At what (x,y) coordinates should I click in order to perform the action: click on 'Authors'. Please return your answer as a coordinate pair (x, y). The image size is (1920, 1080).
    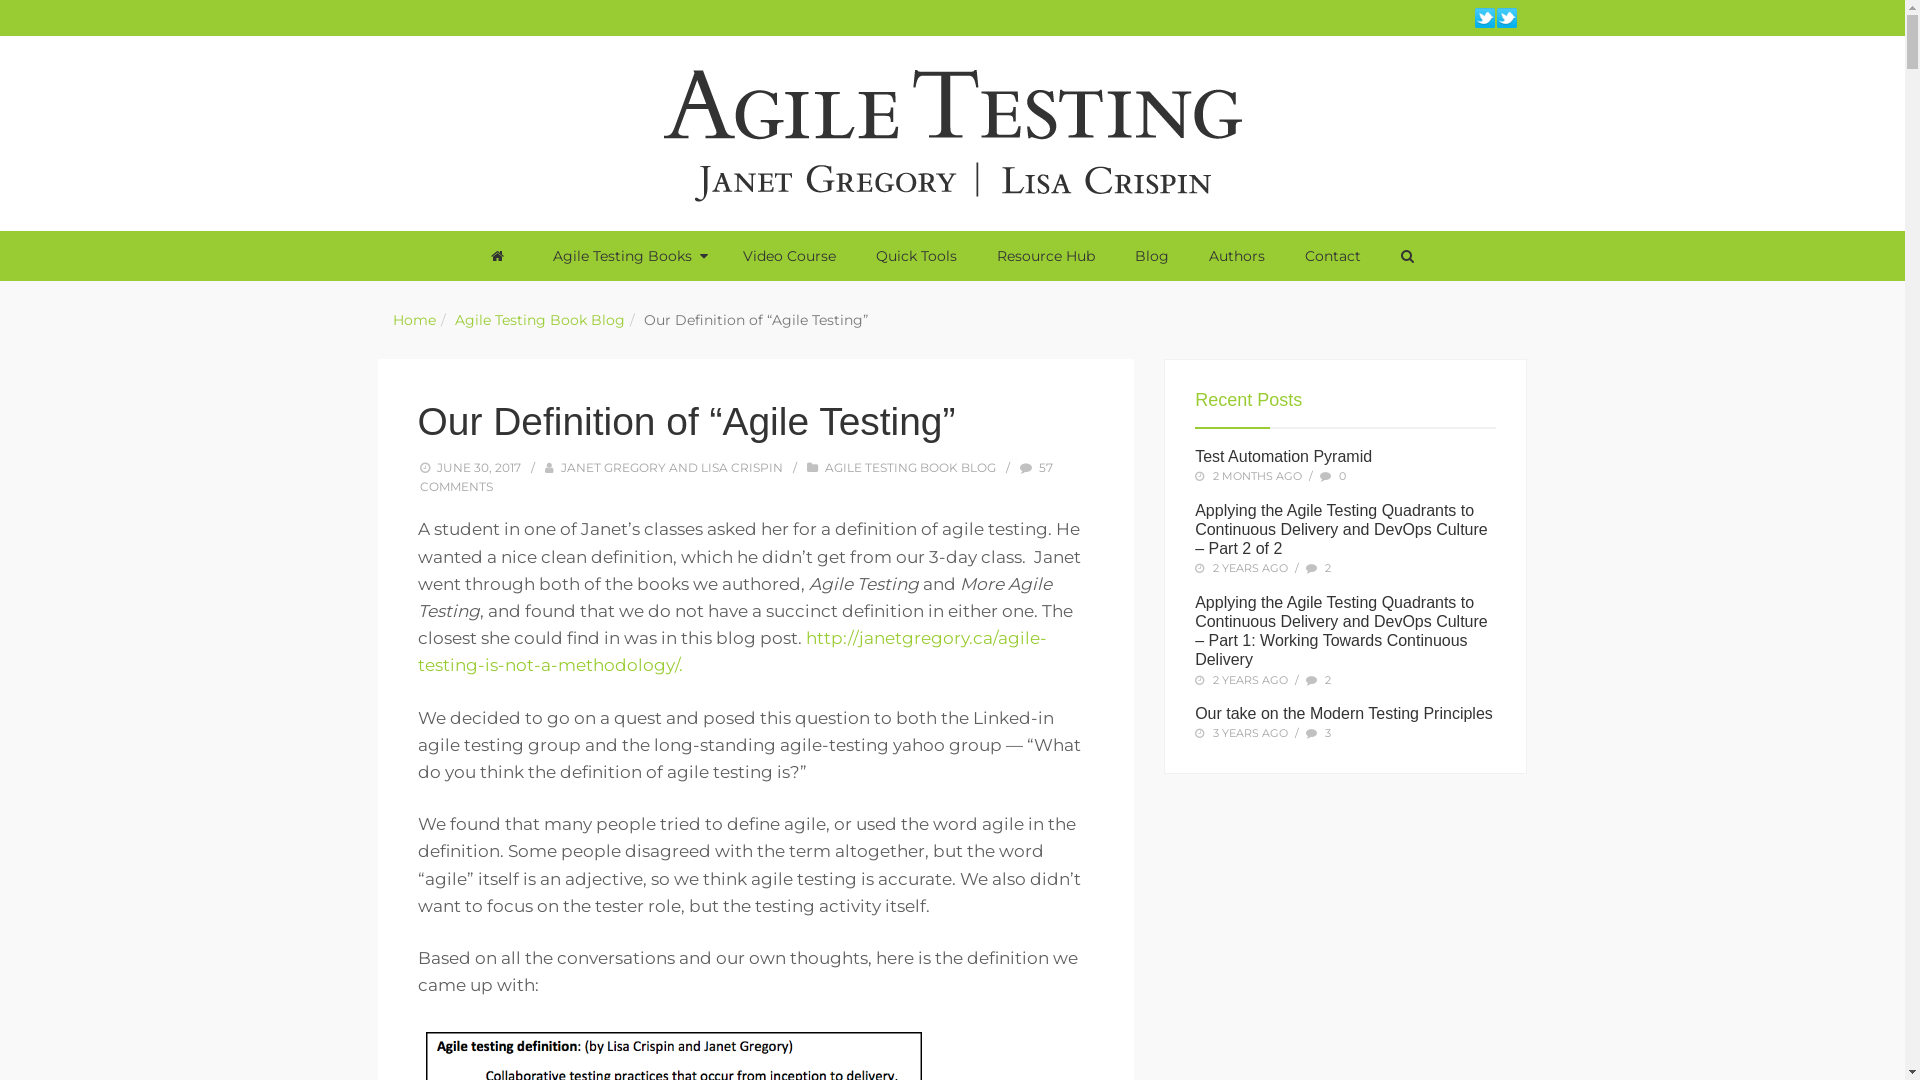
    Looking at the image, I should click on (1235, 254).